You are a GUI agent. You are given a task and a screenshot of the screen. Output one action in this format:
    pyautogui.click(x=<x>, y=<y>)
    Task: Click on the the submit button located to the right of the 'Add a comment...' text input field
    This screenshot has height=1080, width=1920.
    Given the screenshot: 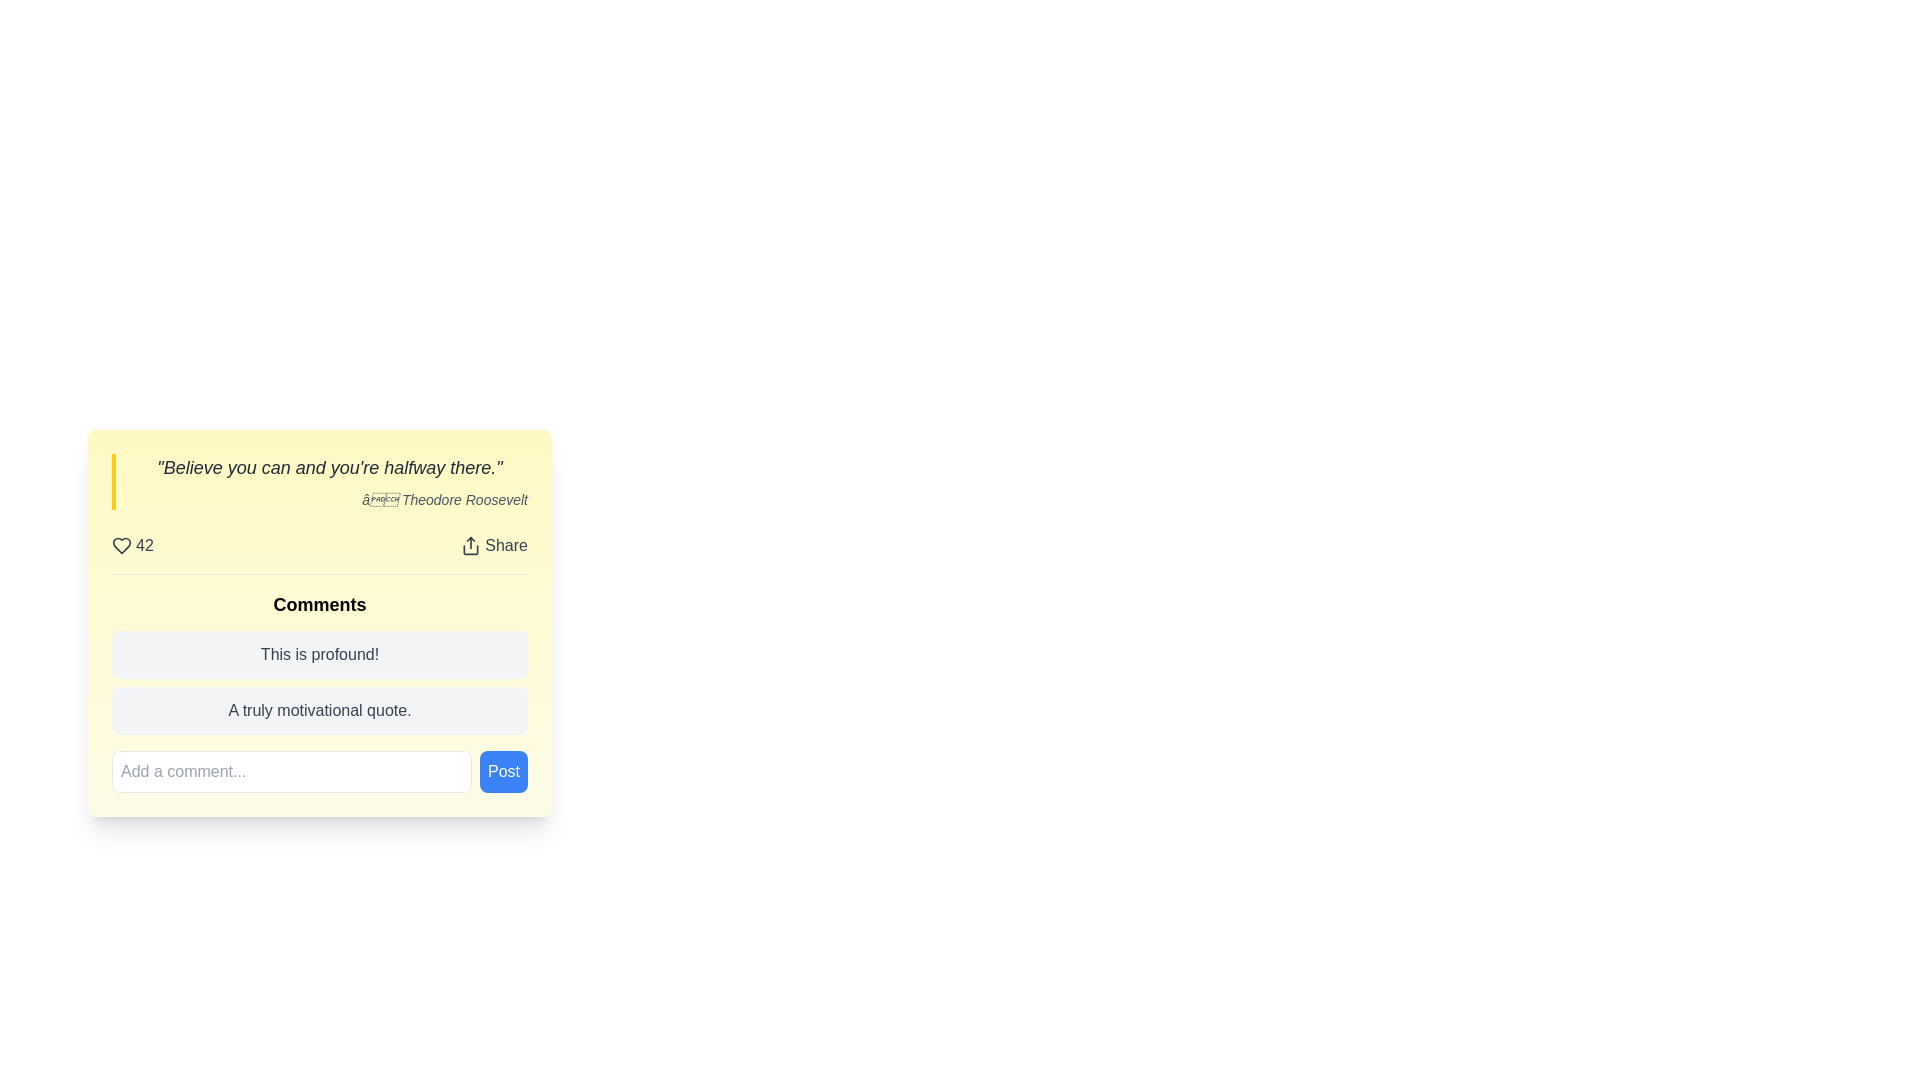 What is the action you would take?
    pyautogui.click(x=504, y=770)
    